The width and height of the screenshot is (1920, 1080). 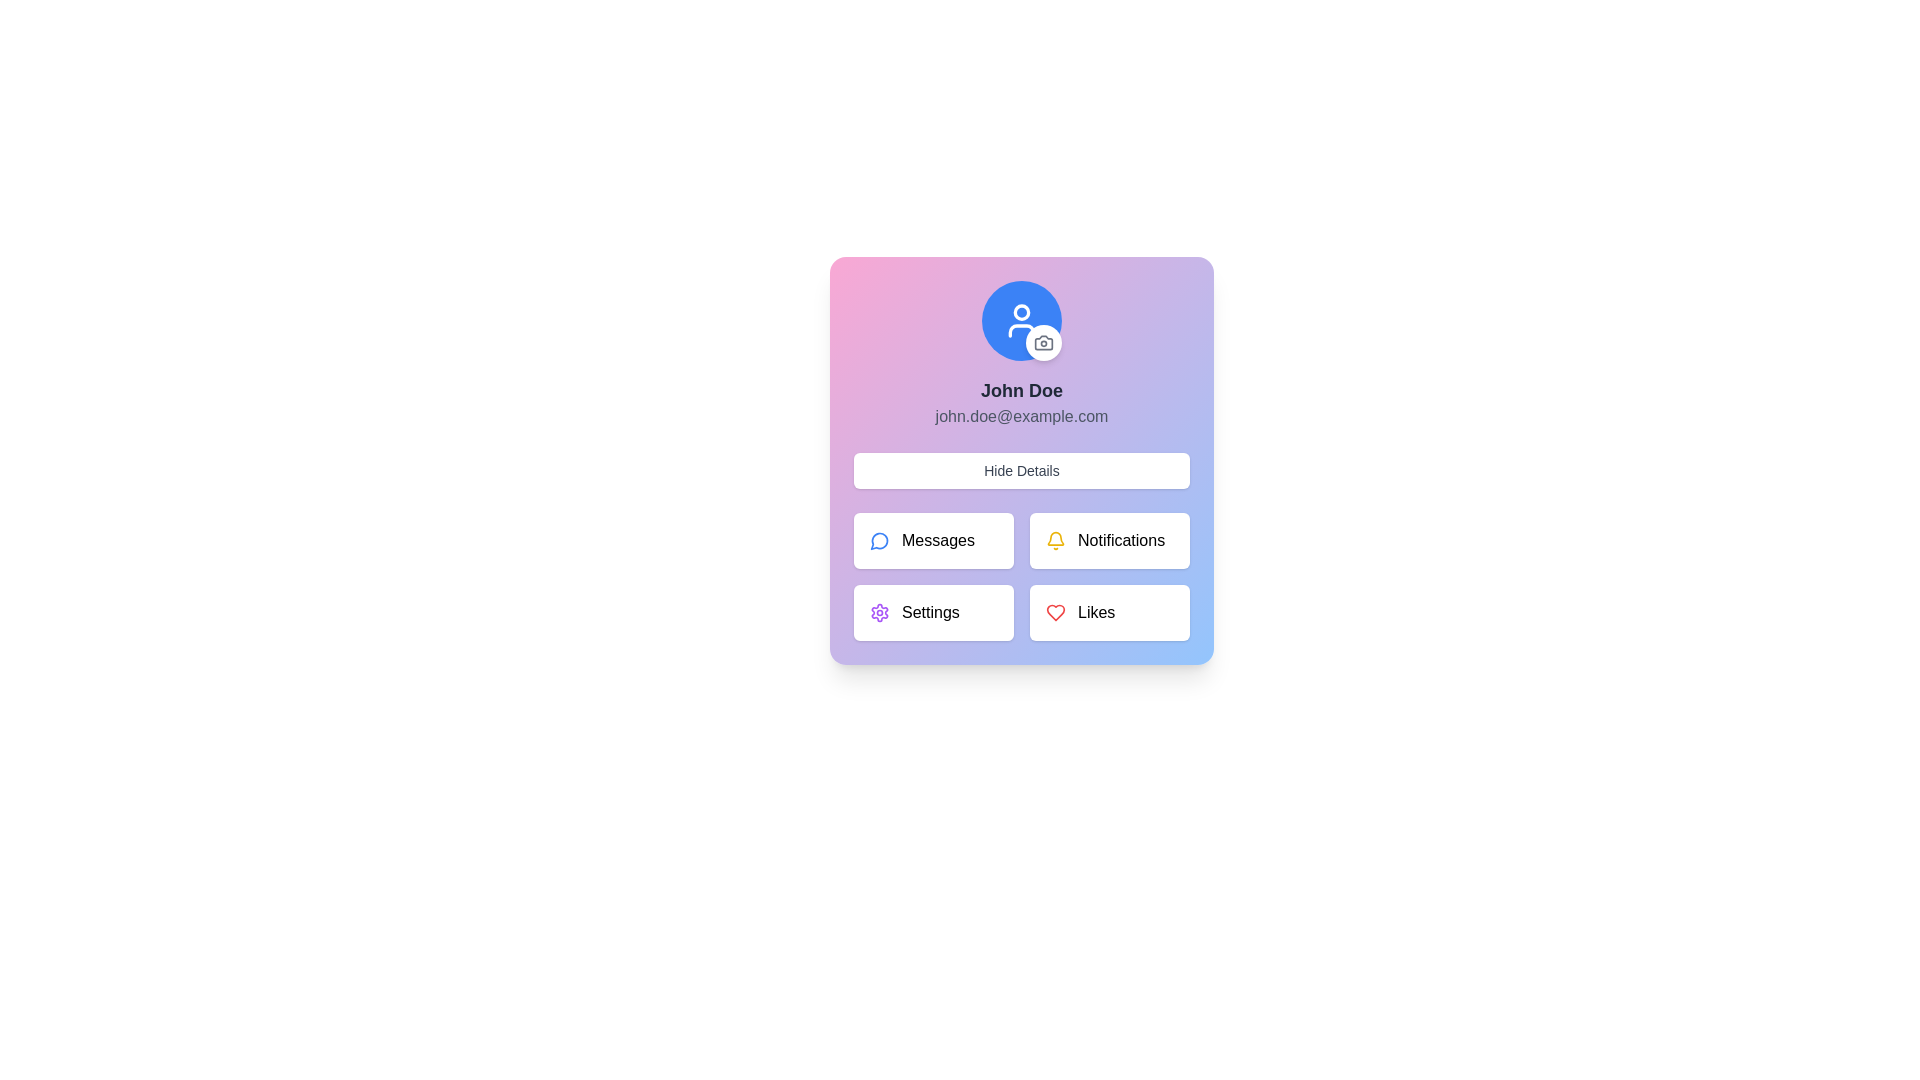 What do you see at coordinates (933, 540) in the screenshot?
I see `the 'Messages' navigation button` at bounding box center [933, 540].